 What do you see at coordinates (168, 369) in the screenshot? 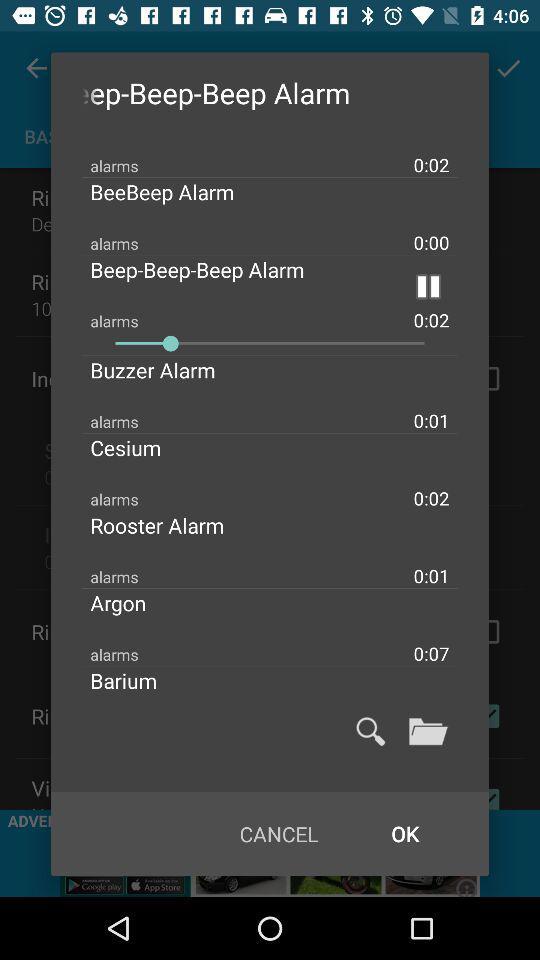
I see `the buzzer alarm item` at bounding box center [168, 369].